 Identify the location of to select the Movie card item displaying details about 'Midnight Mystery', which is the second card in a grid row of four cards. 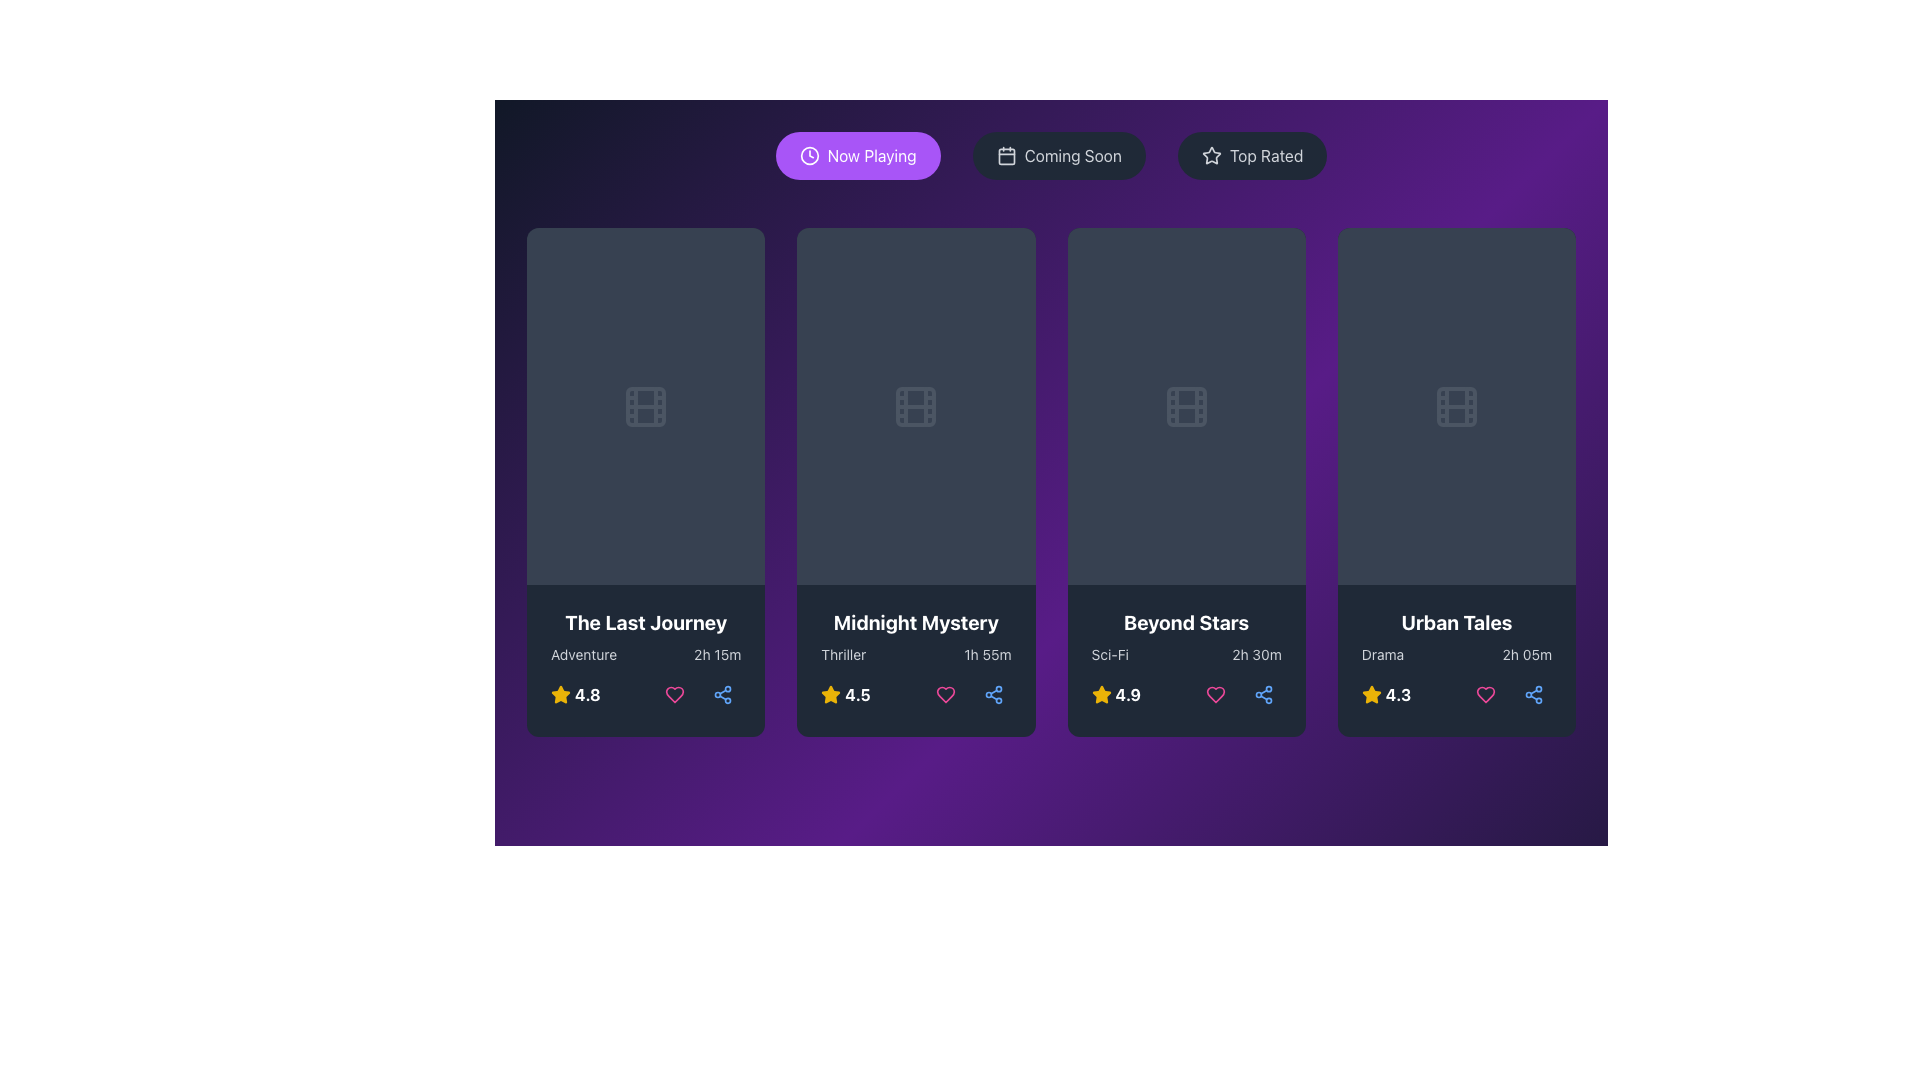
(915, 482).